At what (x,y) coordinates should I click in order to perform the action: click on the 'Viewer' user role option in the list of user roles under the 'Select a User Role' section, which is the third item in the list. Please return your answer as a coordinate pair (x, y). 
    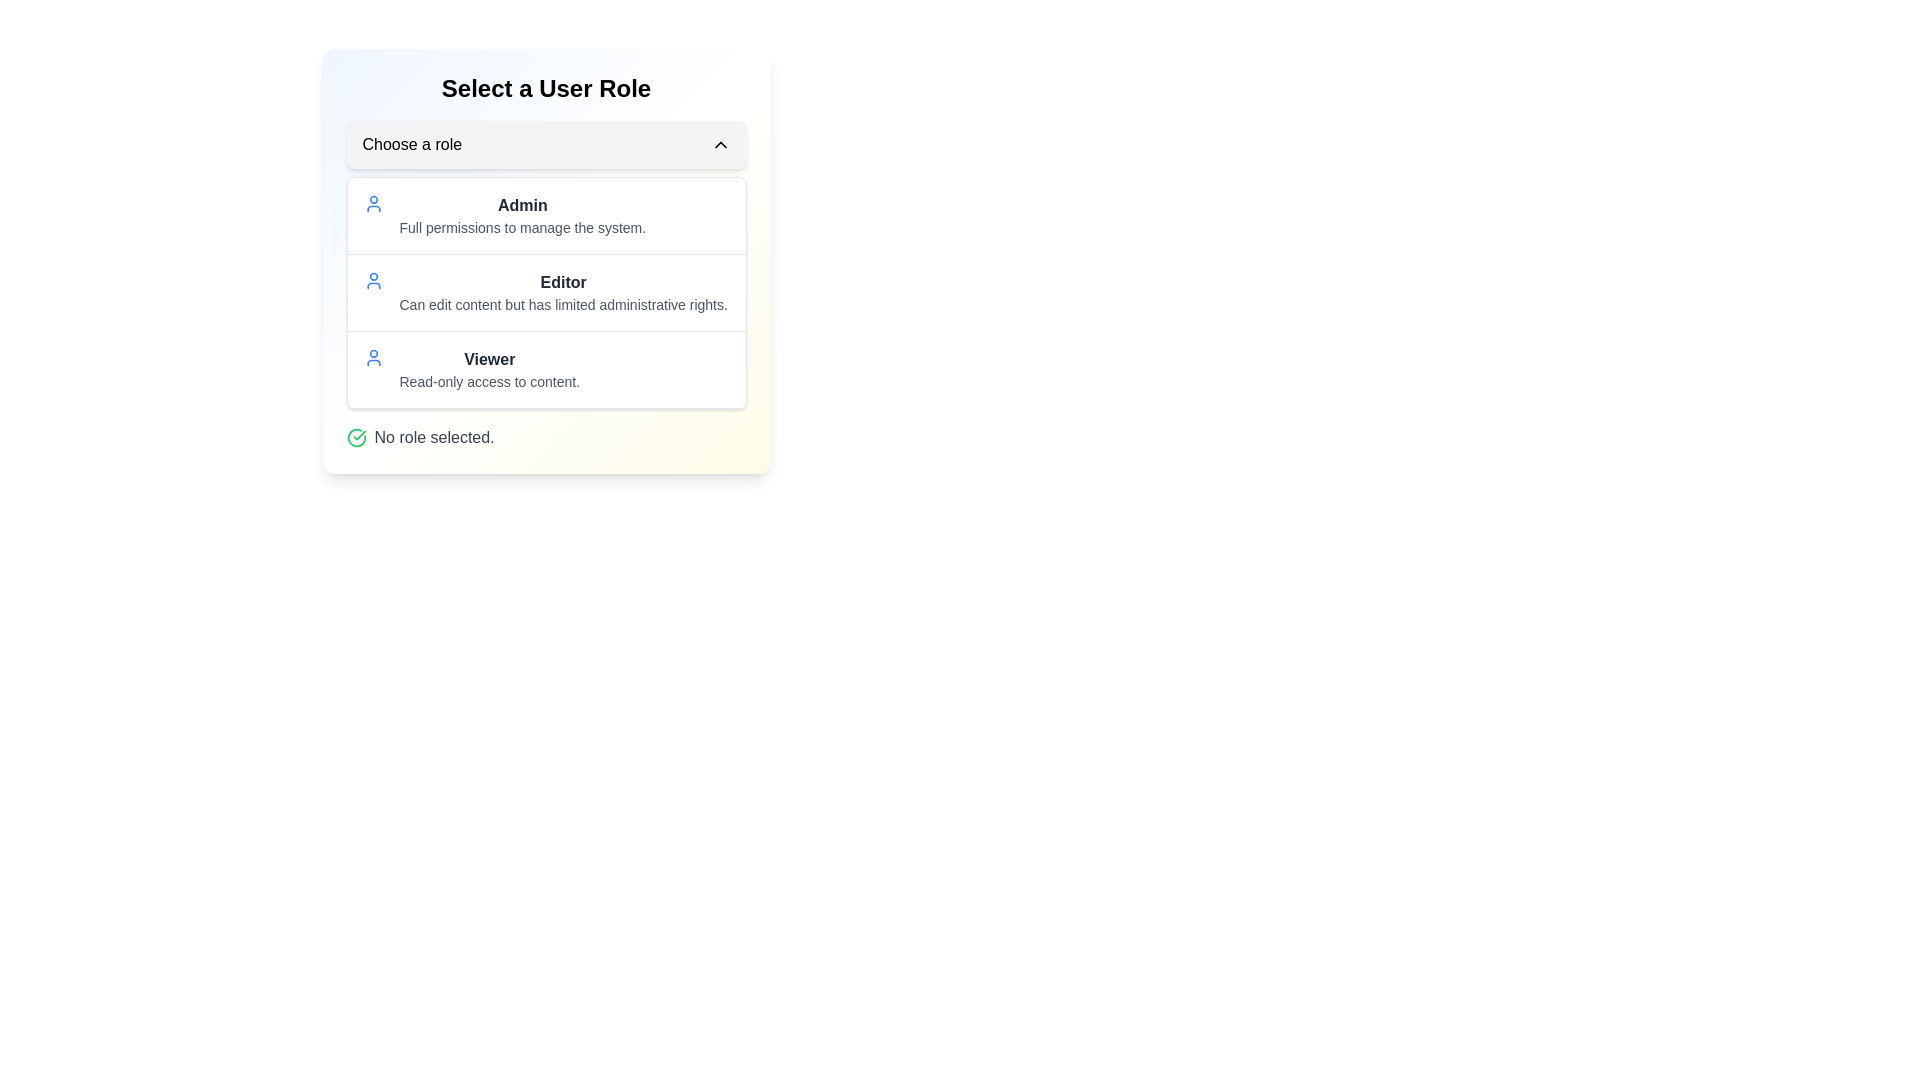
    Looking at the image, I should click on (546, 370).